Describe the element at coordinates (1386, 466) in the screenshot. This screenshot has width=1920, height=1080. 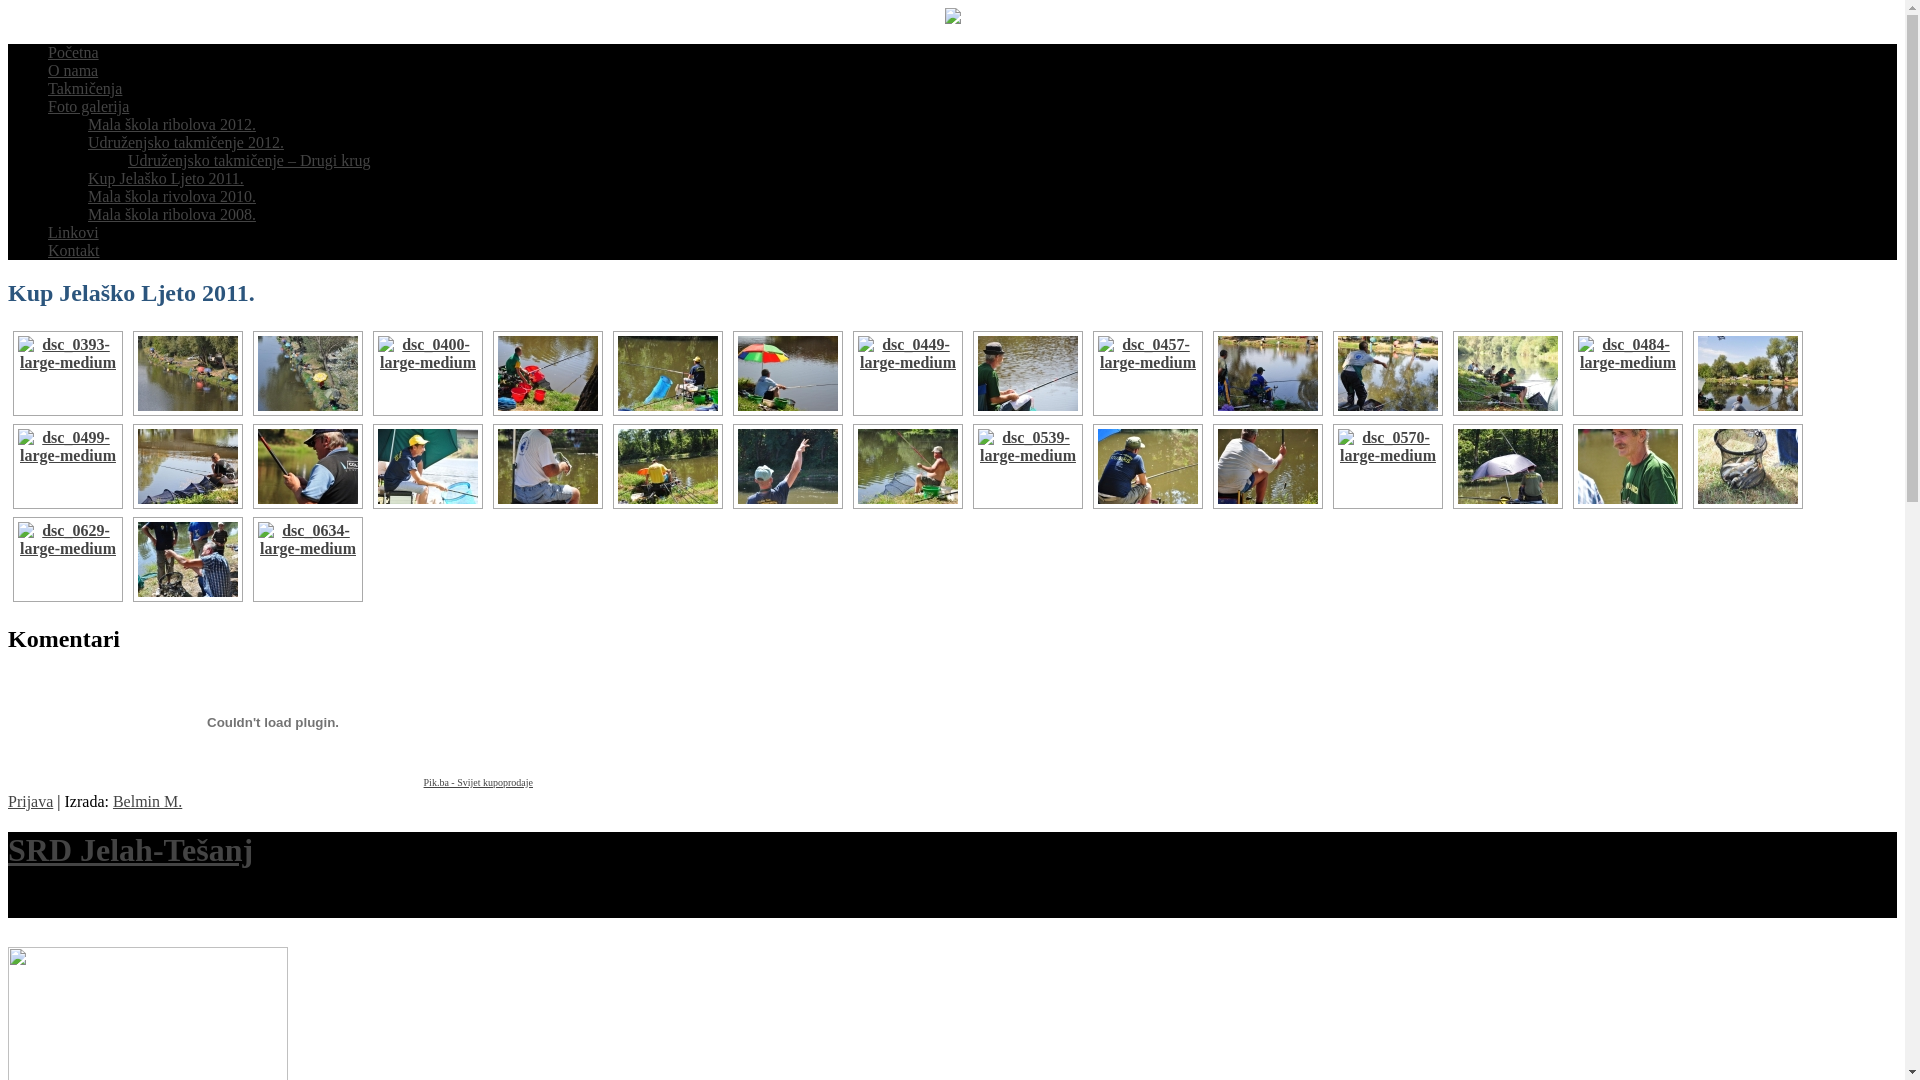
I see `'dsc_0570-large-medium'` at that location.